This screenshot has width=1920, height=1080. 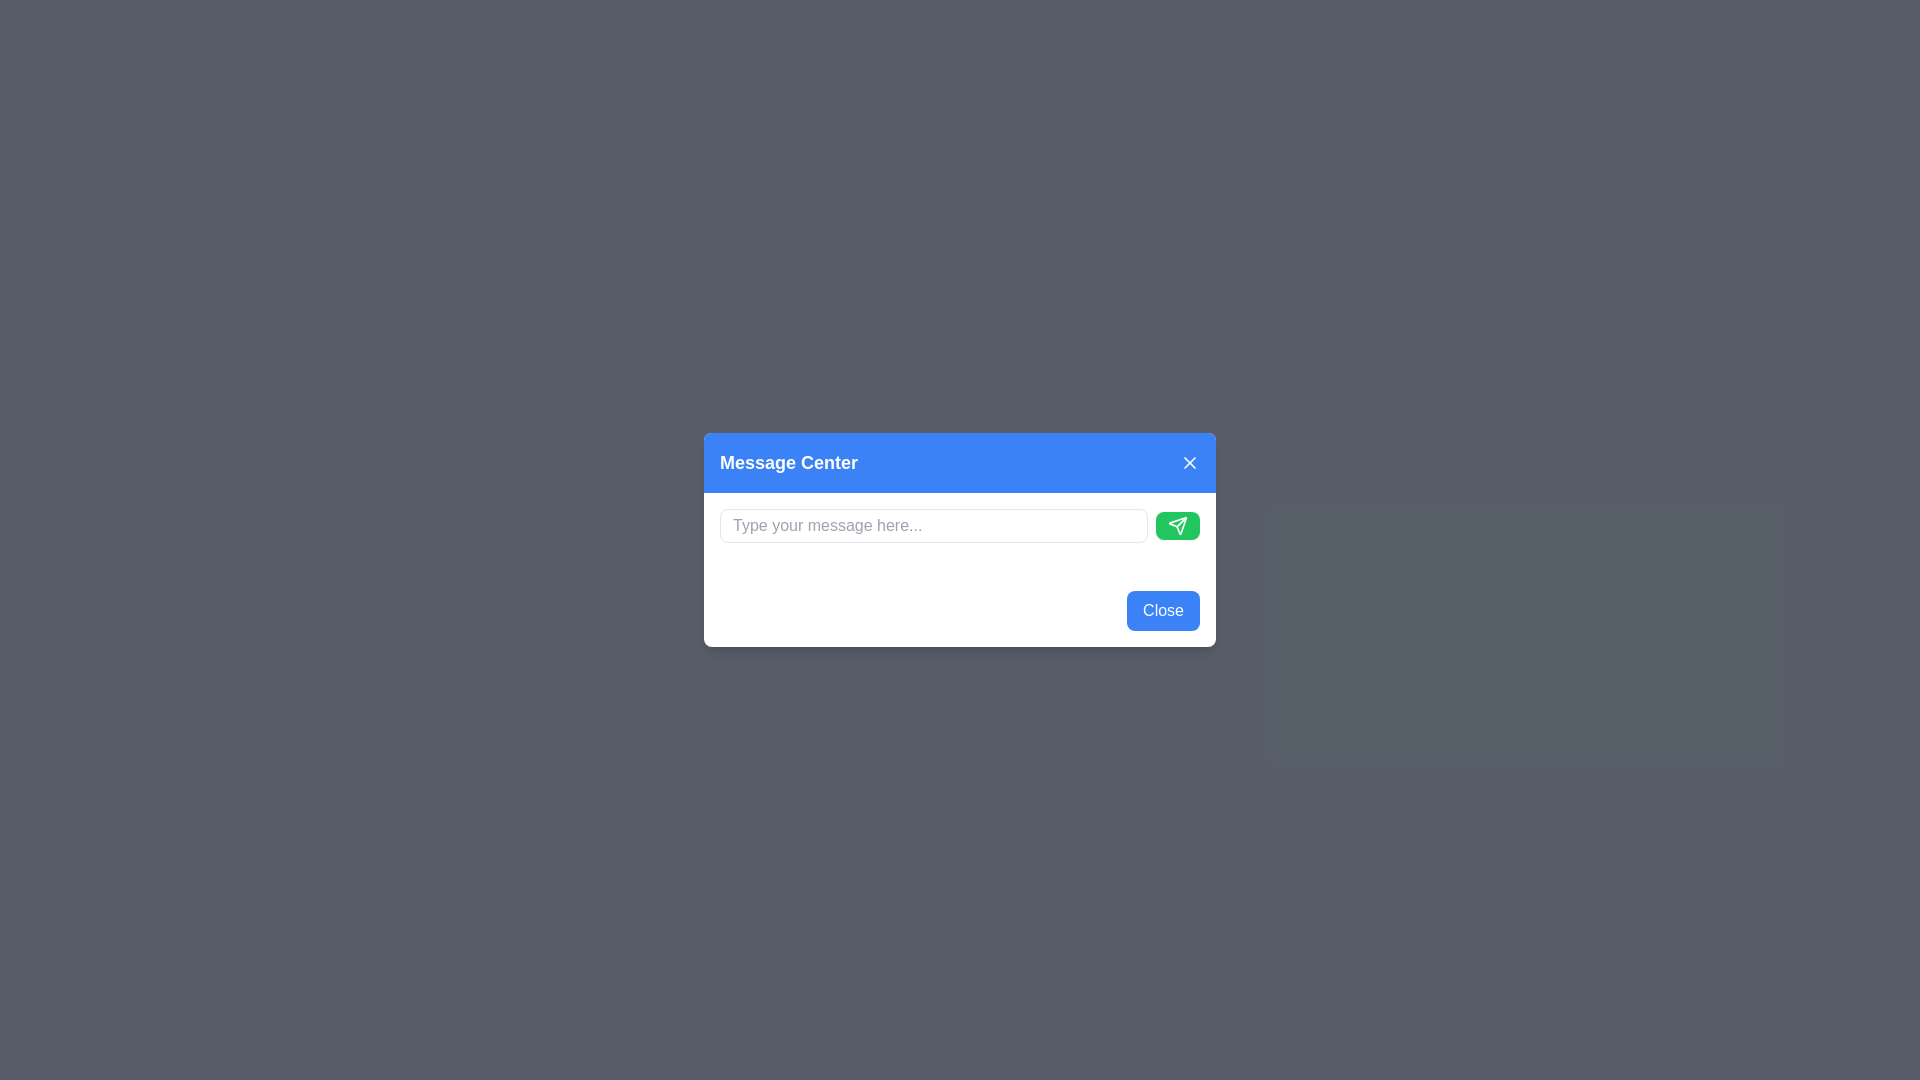 I want to click on the 'Send' button located at the far-right side of the horizontal layout within the 'Message Center' modal, so click(x=1177, y=524).